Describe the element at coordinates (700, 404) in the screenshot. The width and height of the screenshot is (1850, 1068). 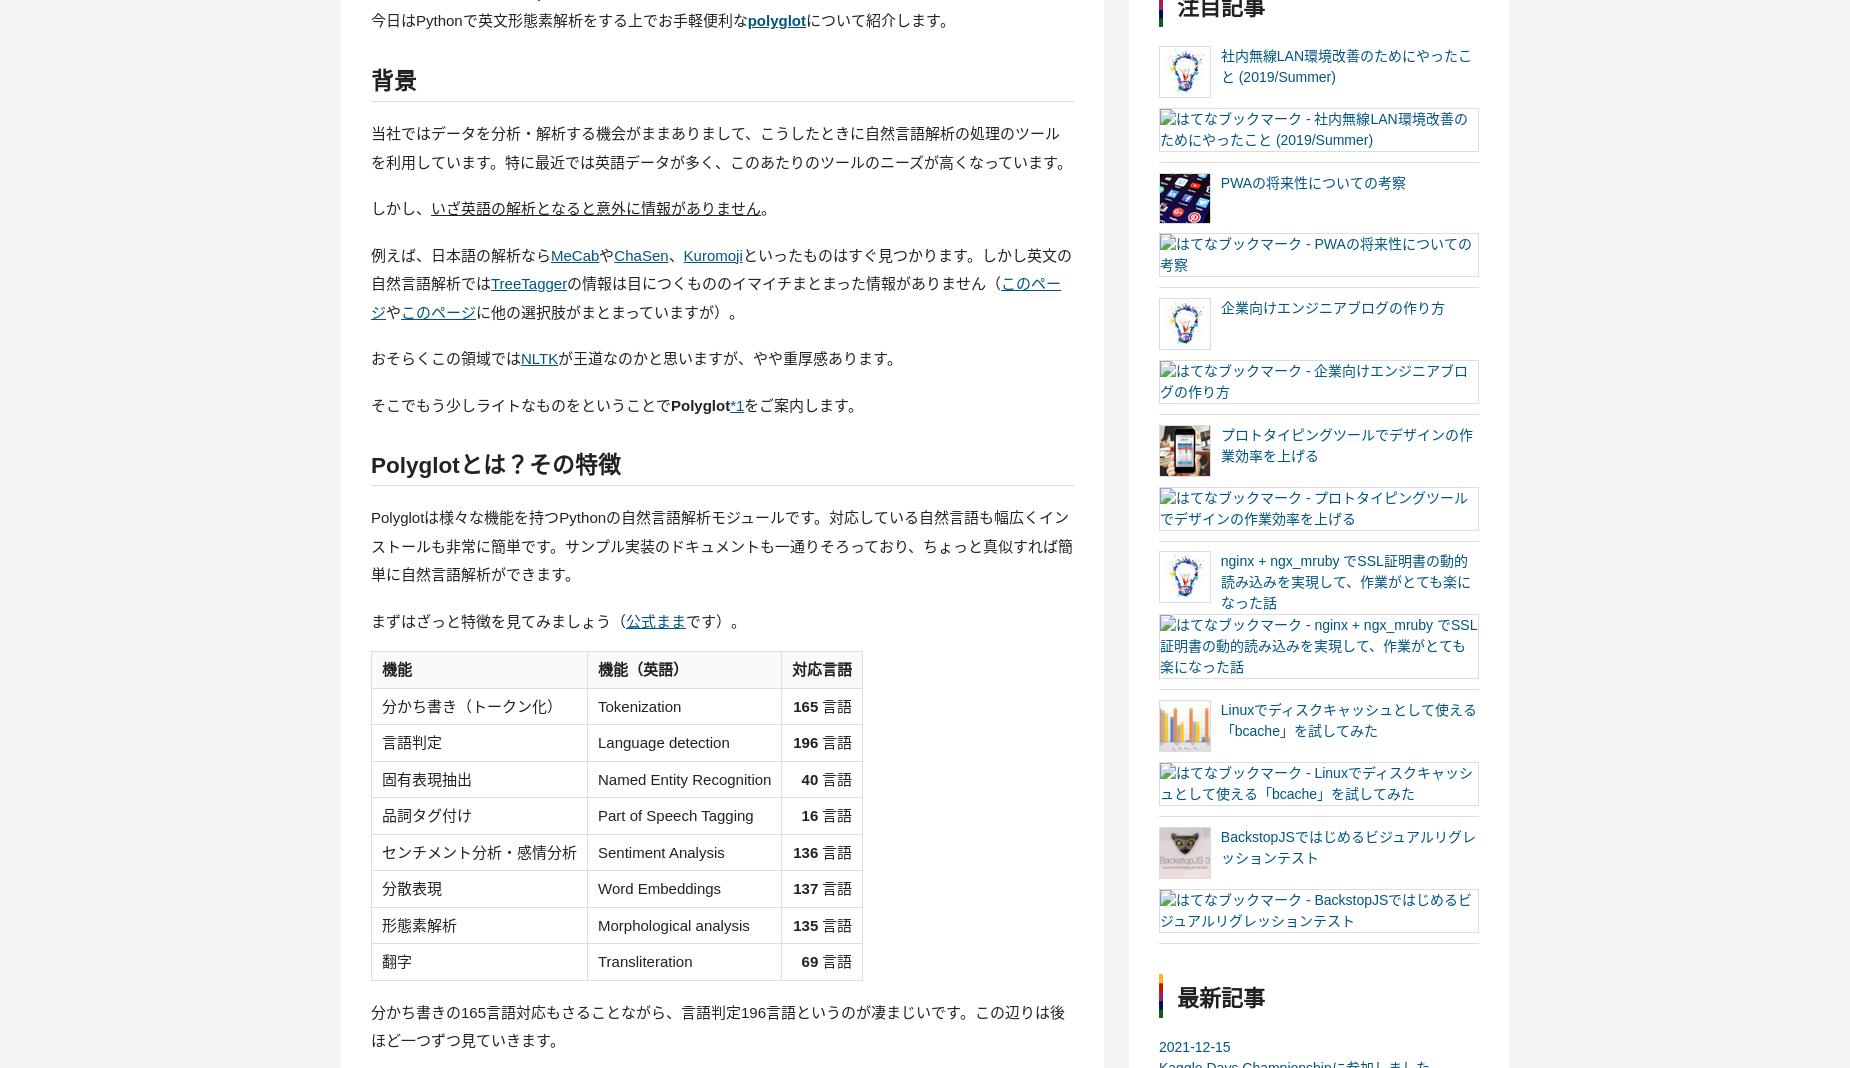
I see `'Polyglot'` at that location.